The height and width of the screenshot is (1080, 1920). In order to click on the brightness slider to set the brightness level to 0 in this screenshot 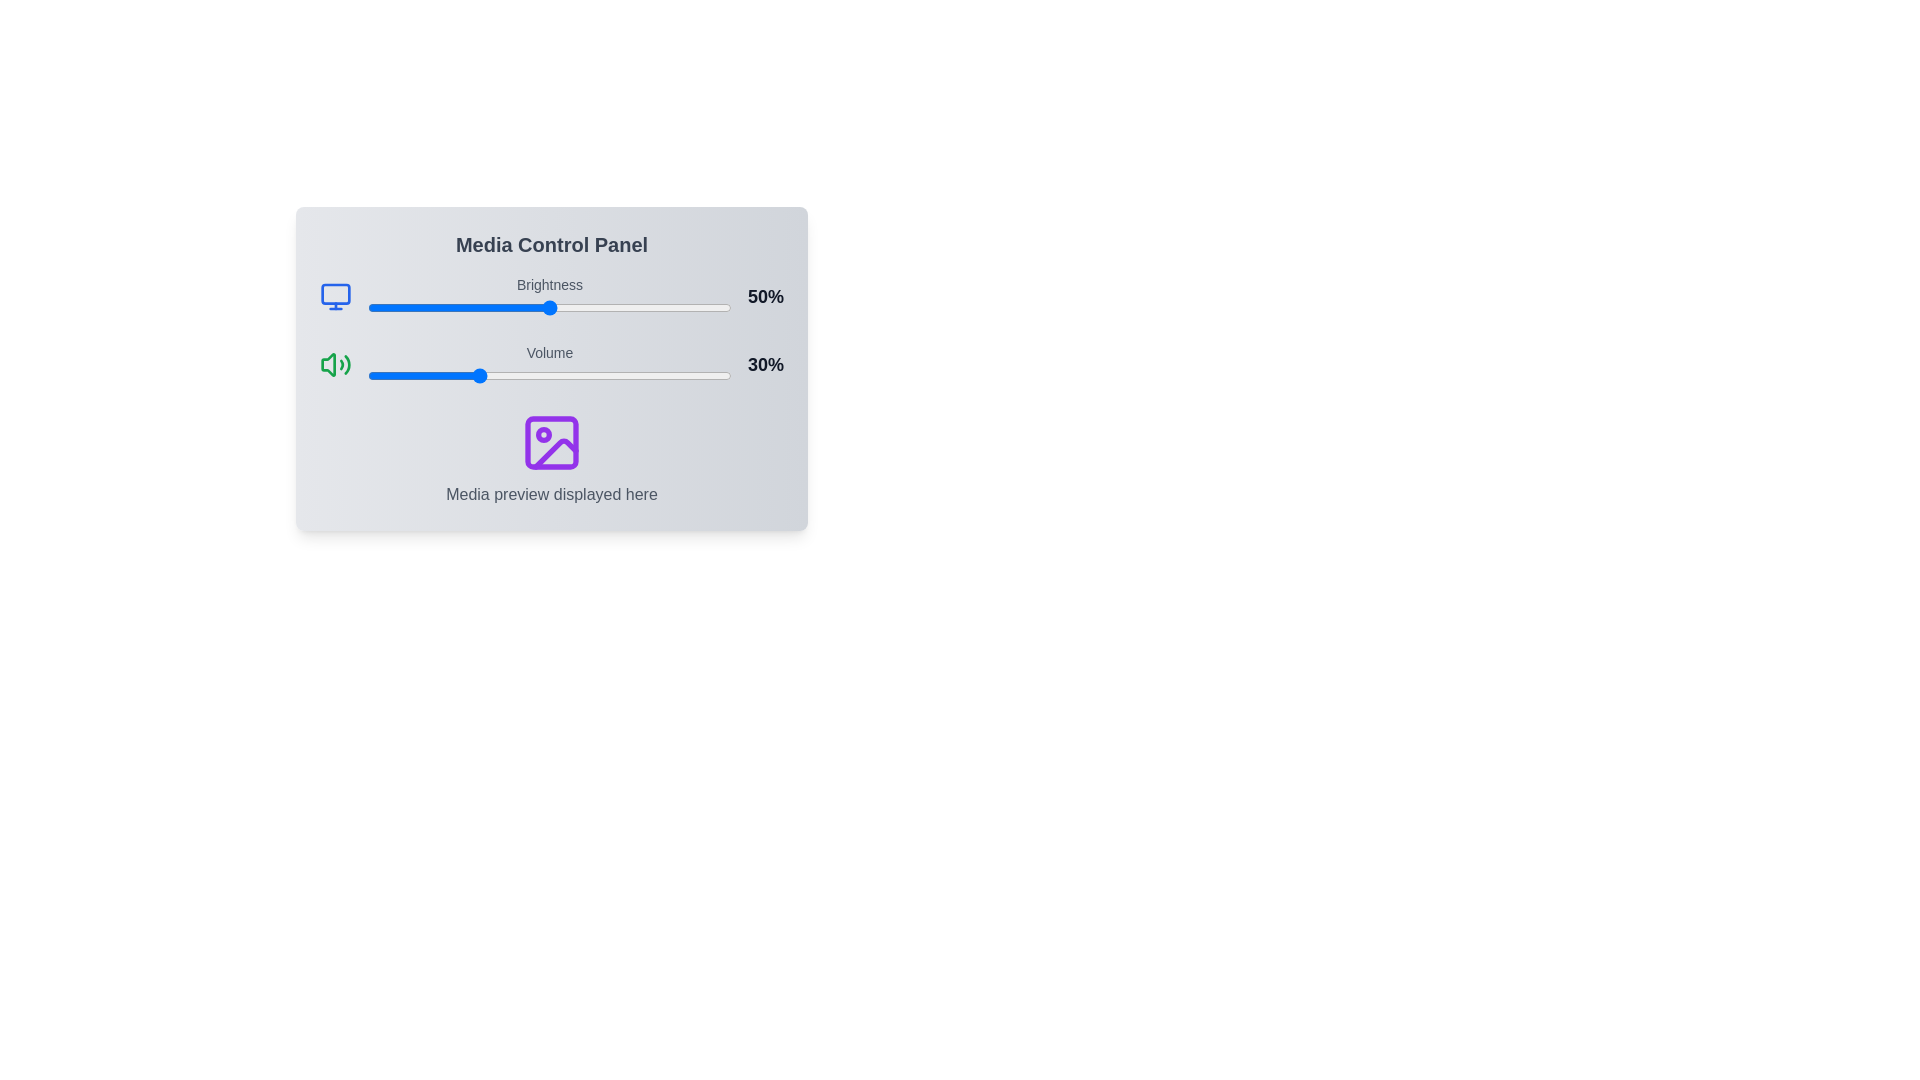, I will do `click(368, 308)`.